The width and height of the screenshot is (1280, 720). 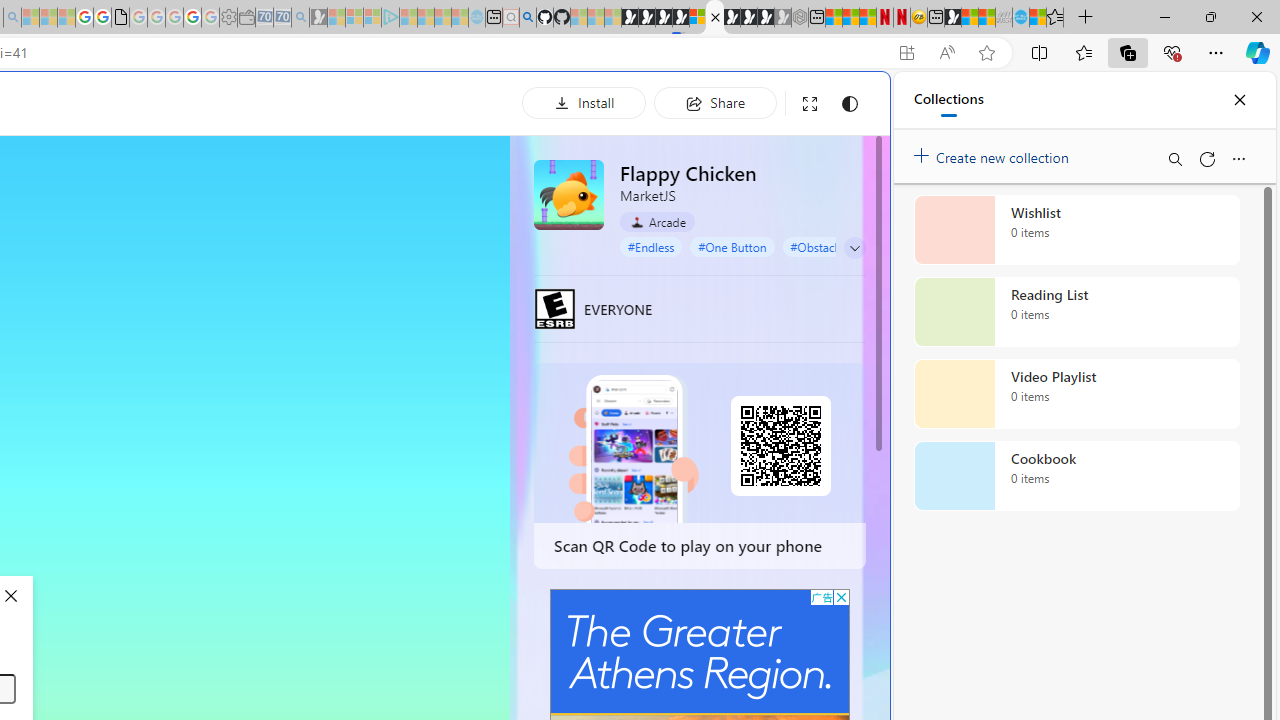 What do you see at coordinates (810, 103) in the screenshot?
I see `'Full screen'` at bounding box center [810, 103].